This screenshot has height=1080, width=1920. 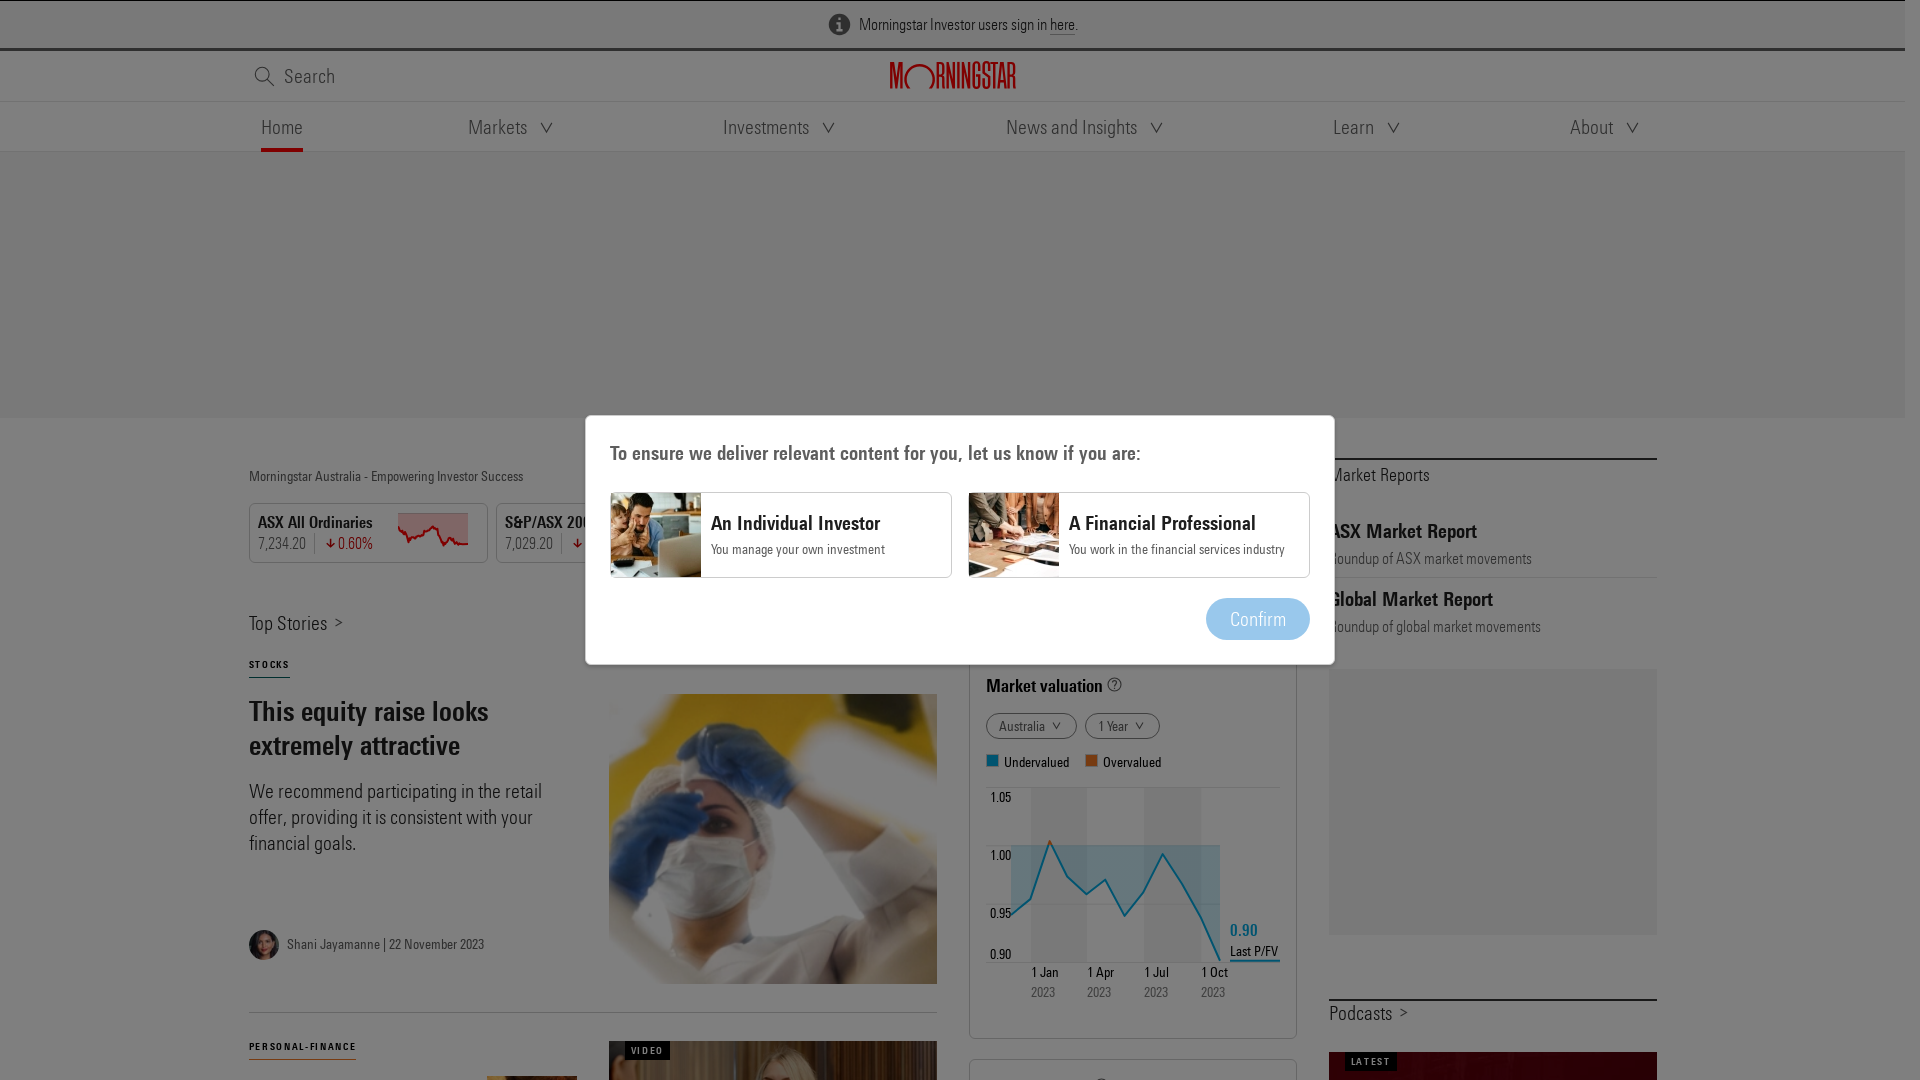 What do you see at coordinates (780, 127) in the screenshot?
I see `'Investments'` at bounding box center [780, 127].